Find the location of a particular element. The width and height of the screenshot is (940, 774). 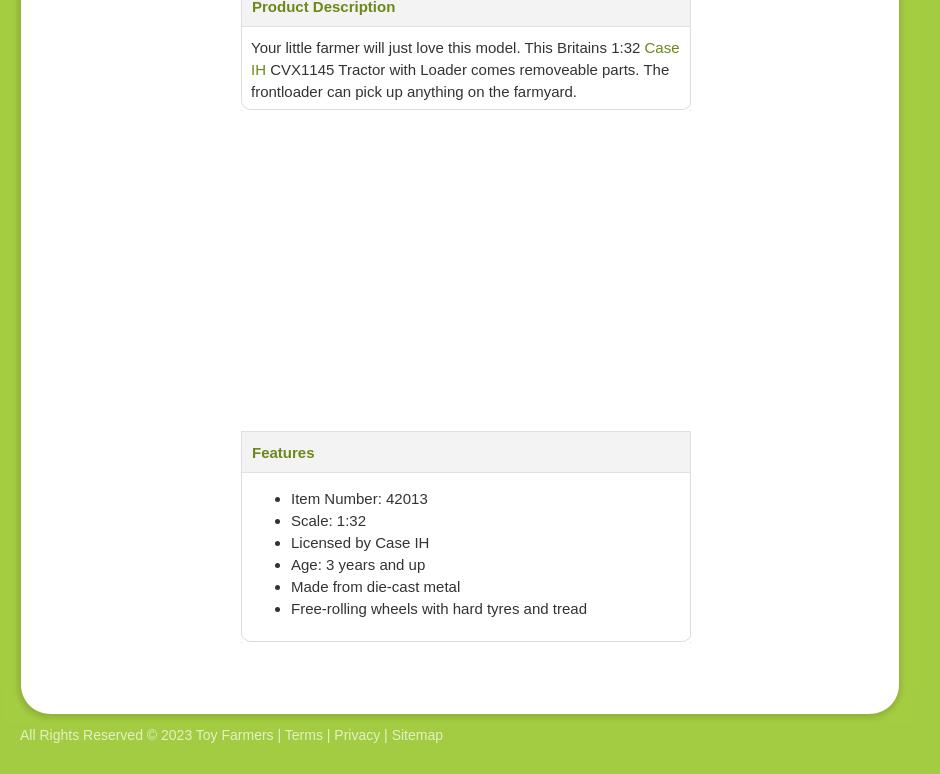

'Your little farmer will just love this model. This Britains 1:32' is located at coordinates (446, 46).